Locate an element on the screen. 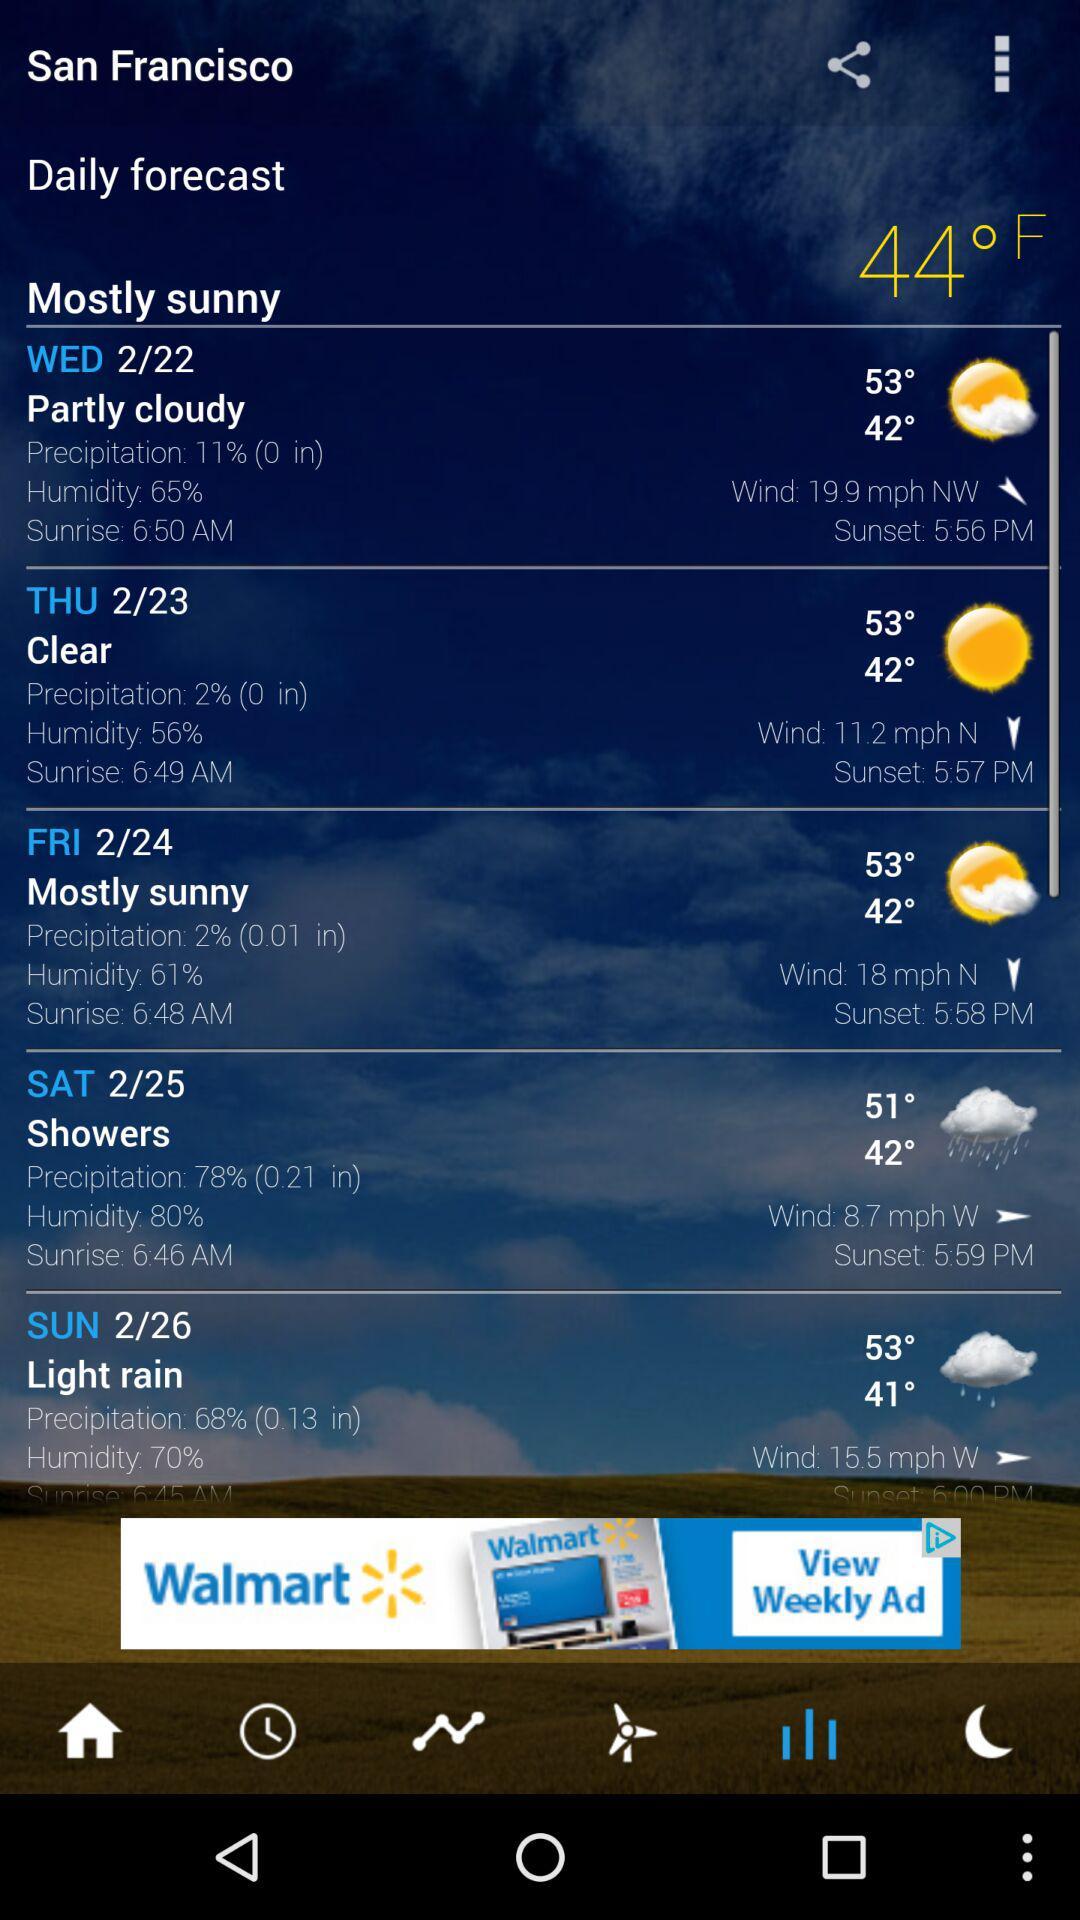 The height and width of the screenshot is (1920, 1080). the home icon is located at coordinates (88, 1849).